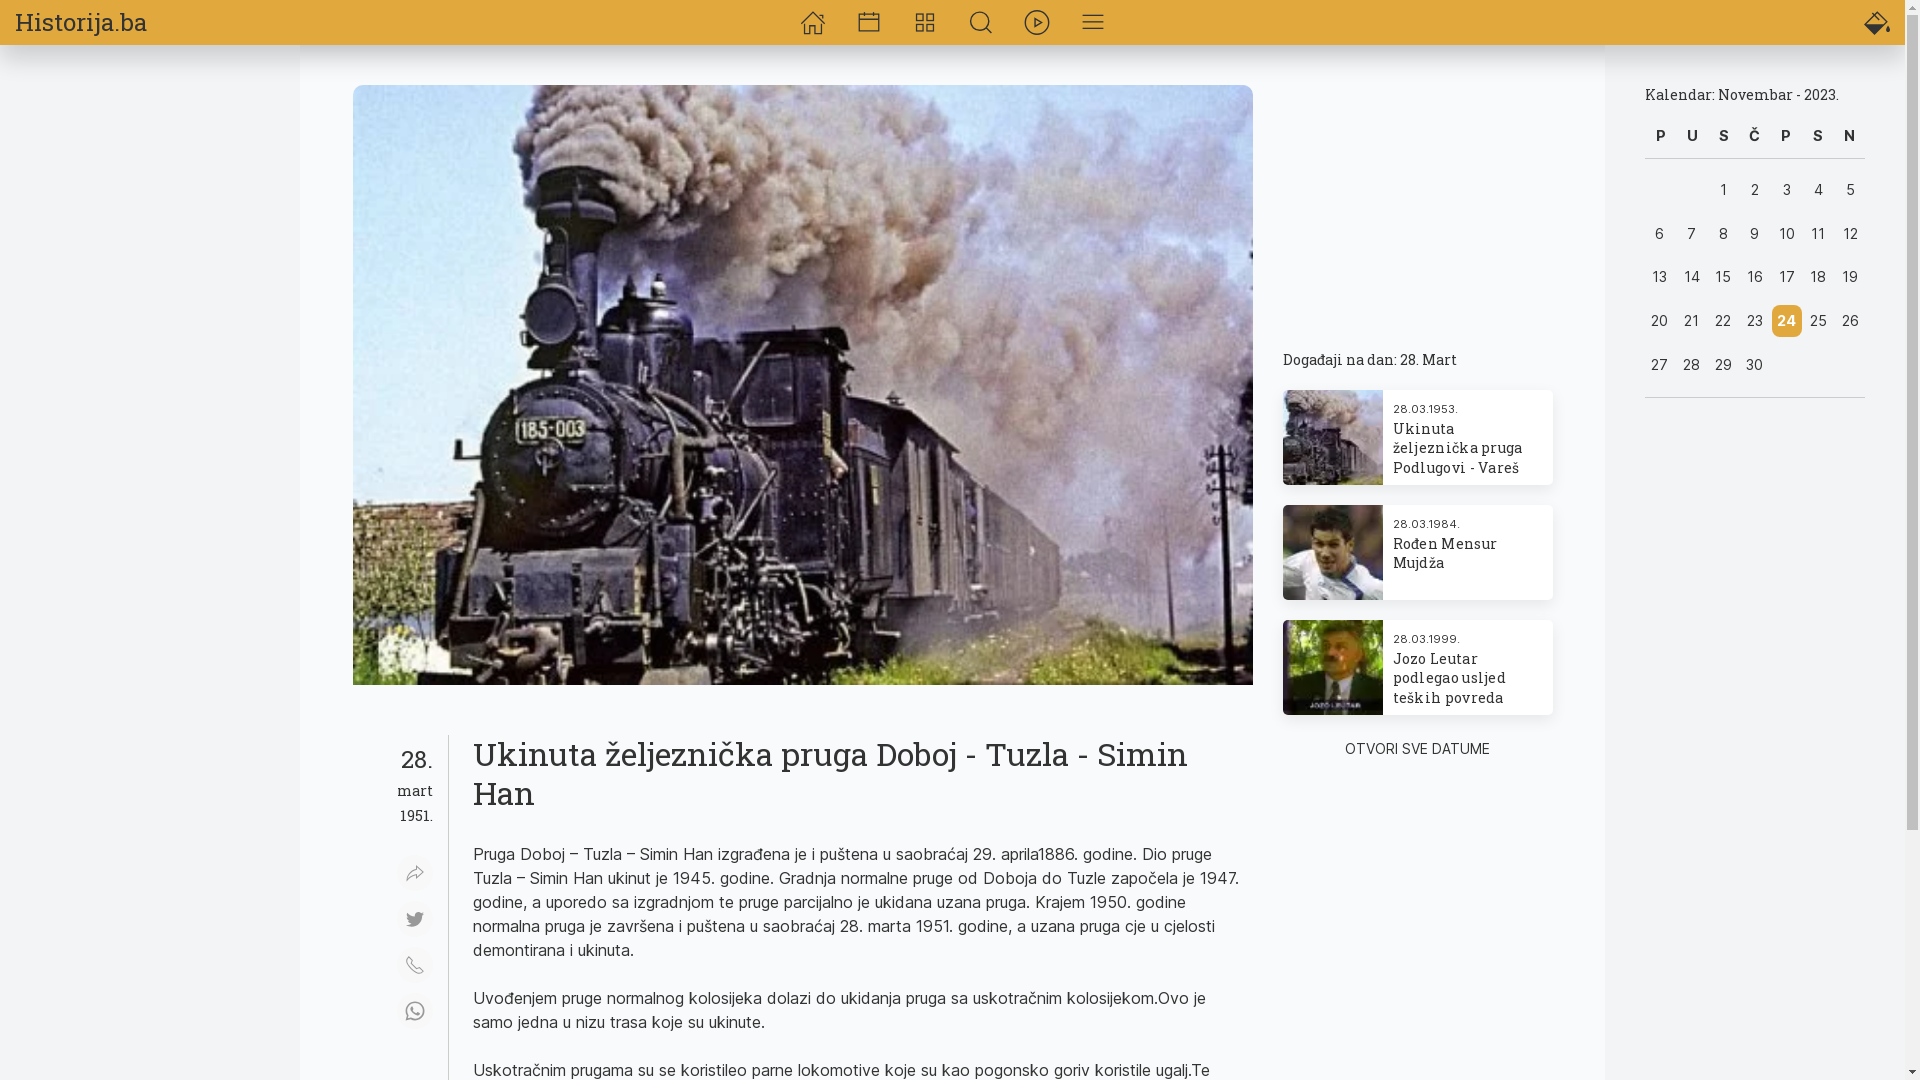  Describe the element at coordinates (1690, 365) in the screenshot. I see `'28'` at that location.